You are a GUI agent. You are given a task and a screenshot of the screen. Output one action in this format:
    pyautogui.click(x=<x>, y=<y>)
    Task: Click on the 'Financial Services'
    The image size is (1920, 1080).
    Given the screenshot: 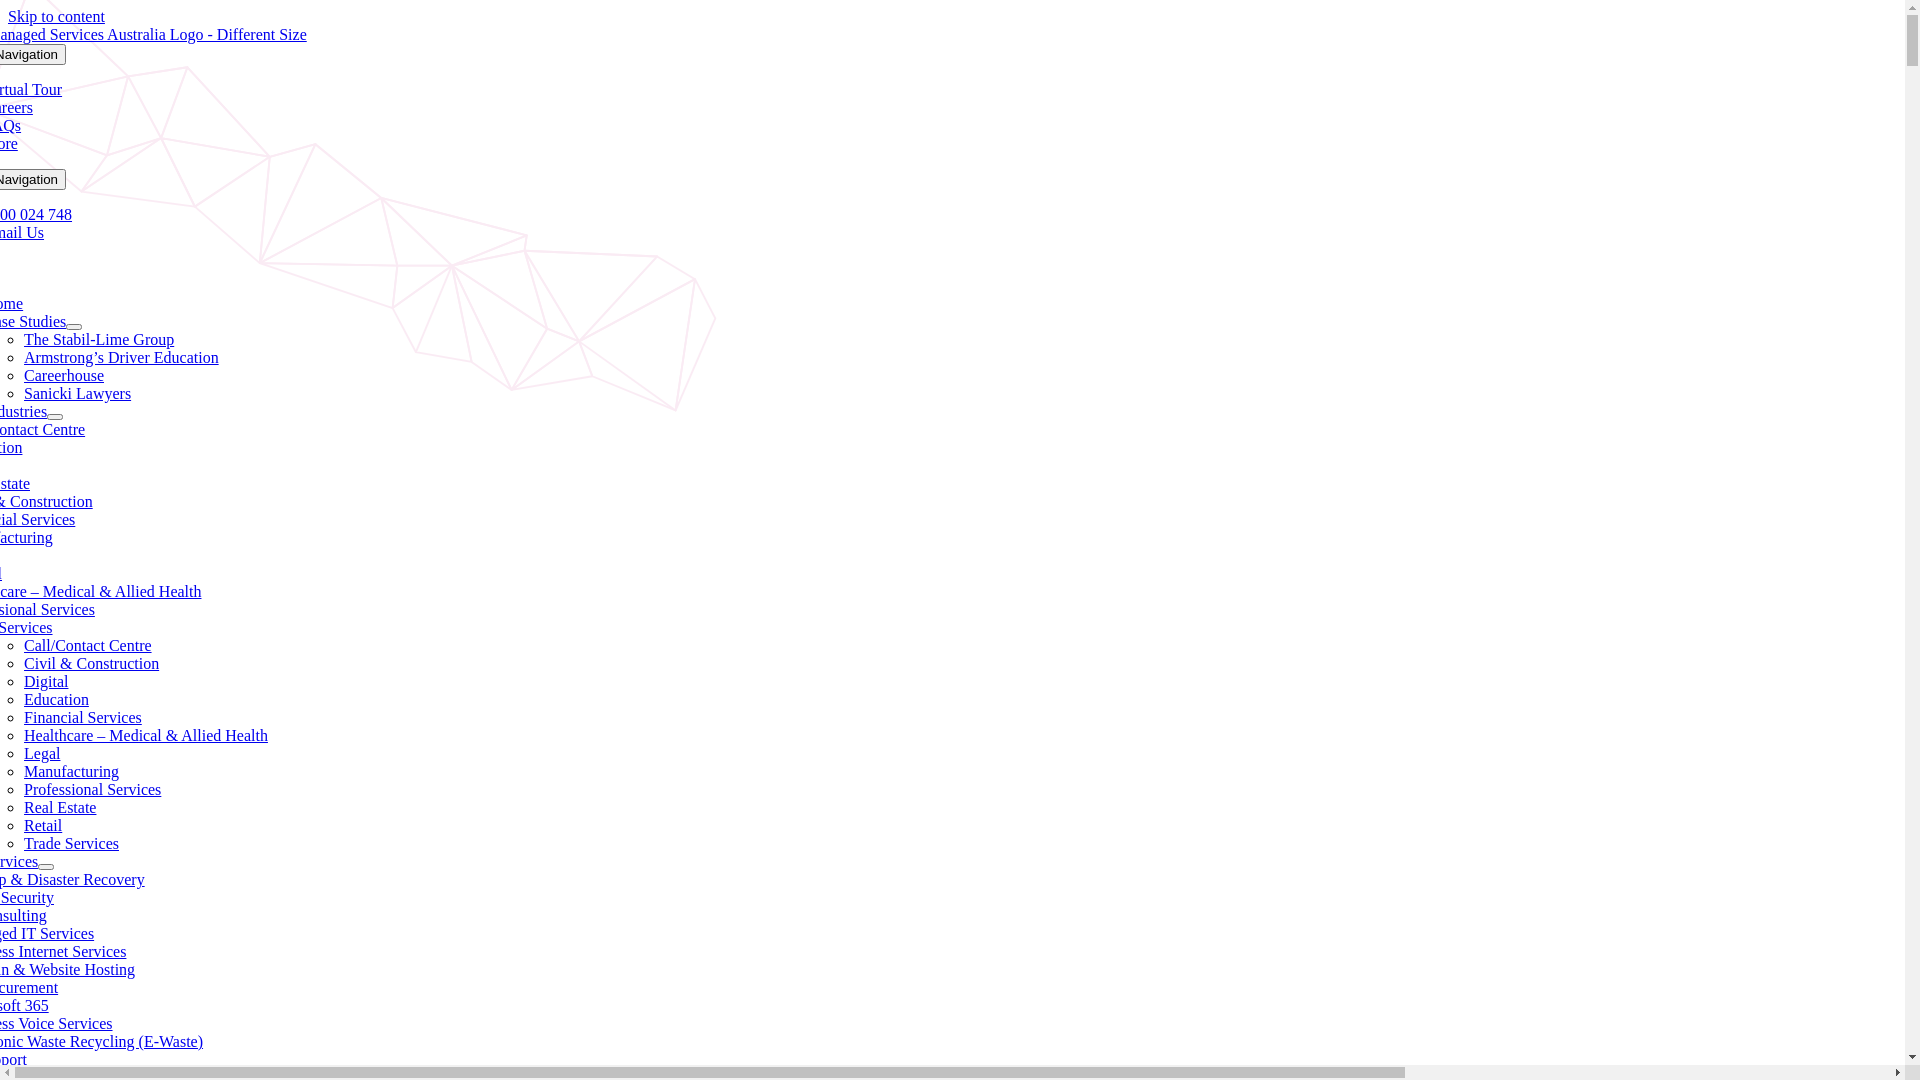 What is the action you would take?
    pyautogui.click(x=81, y=716)
    